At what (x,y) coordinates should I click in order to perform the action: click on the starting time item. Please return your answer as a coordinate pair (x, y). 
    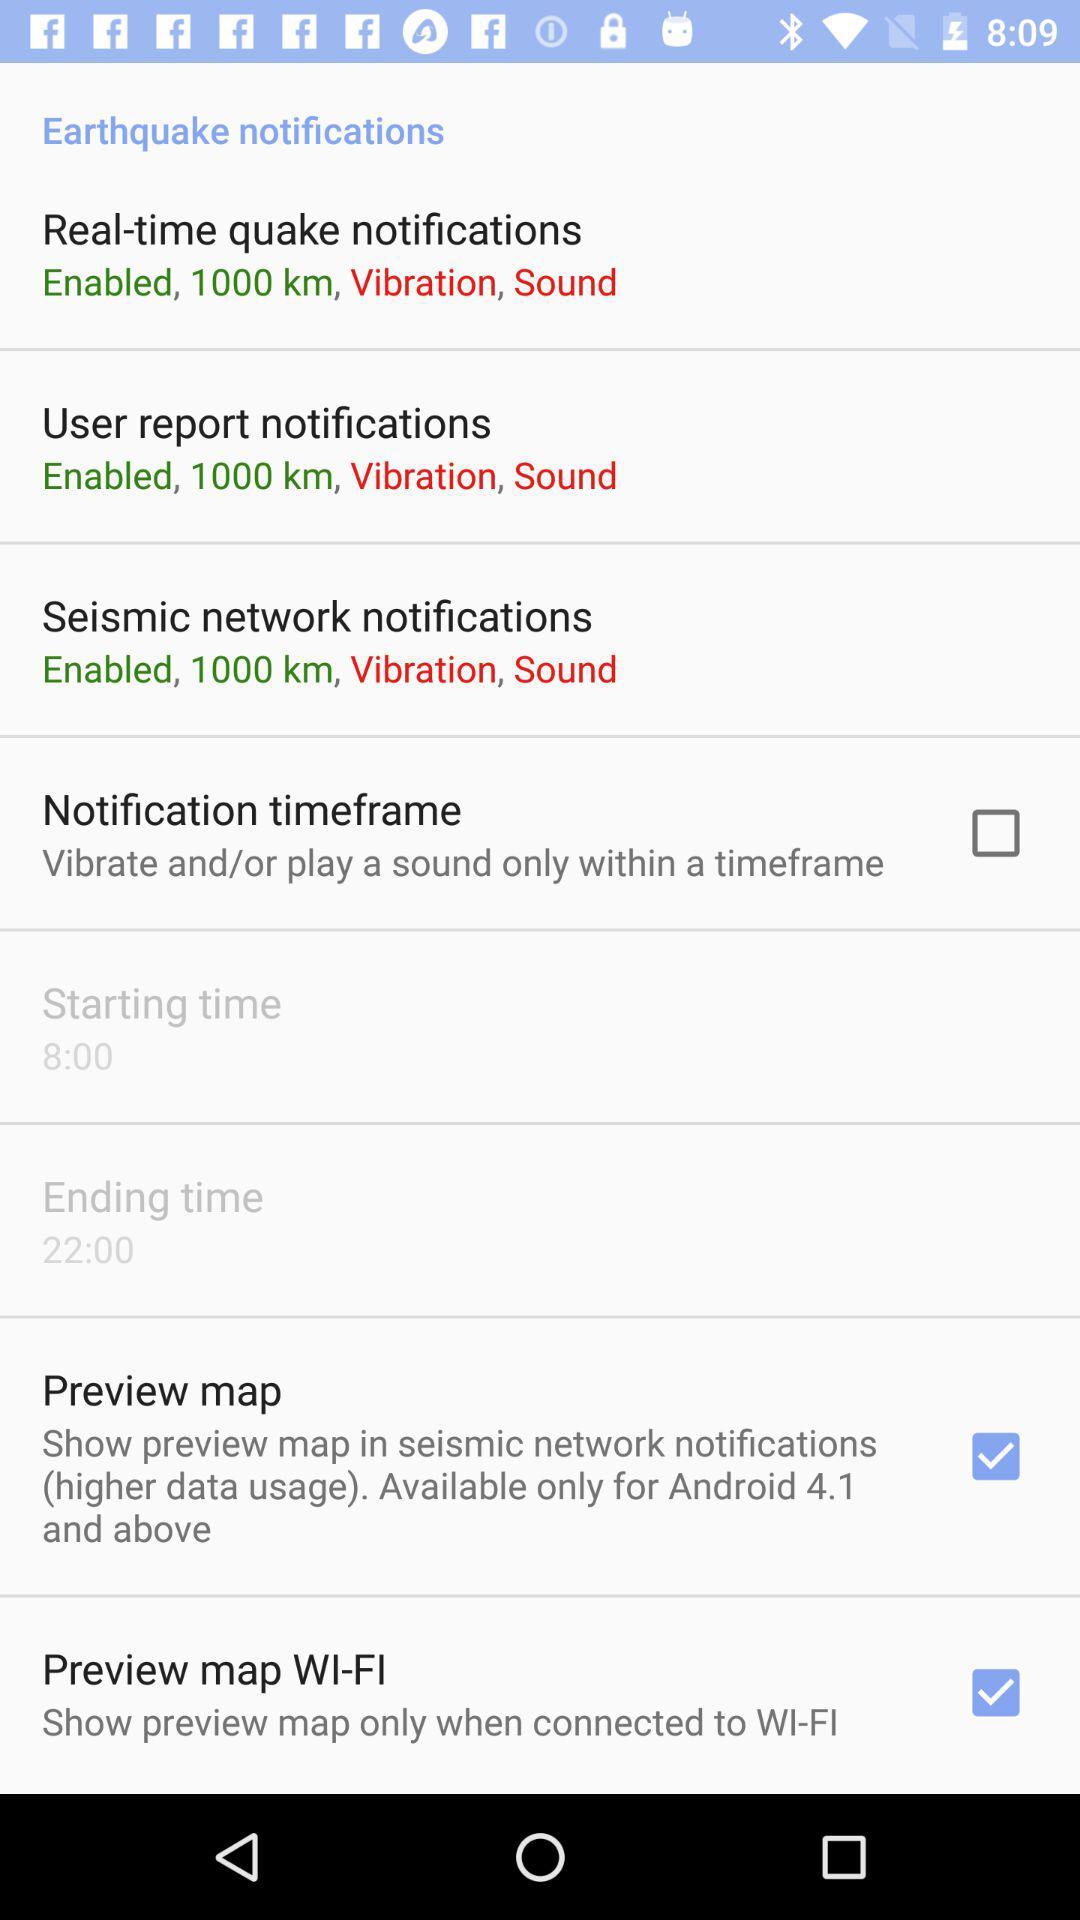
    Looking at the image, I should click on (161, 1002).